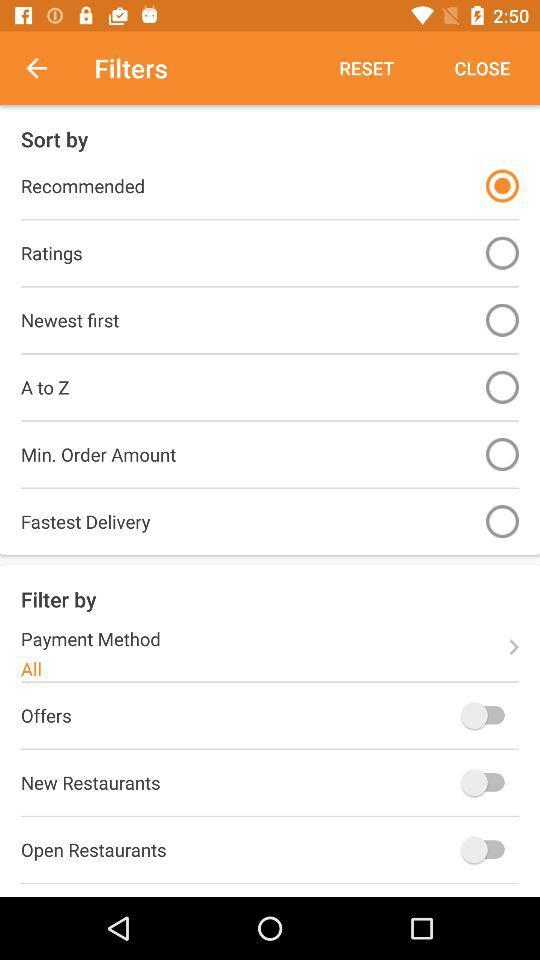 This screenshot has width=540, height=960. Describe the element at coordinates (486, 848) in the screenshot. I see `turn on/off open restaurants` at that location.